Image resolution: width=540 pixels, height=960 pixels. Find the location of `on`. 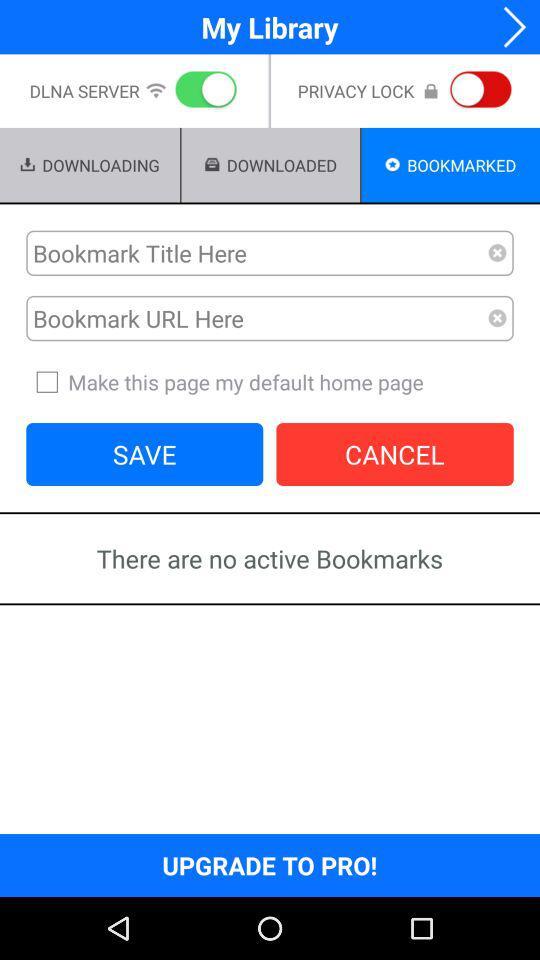

on is located at coordinates (202, 91).